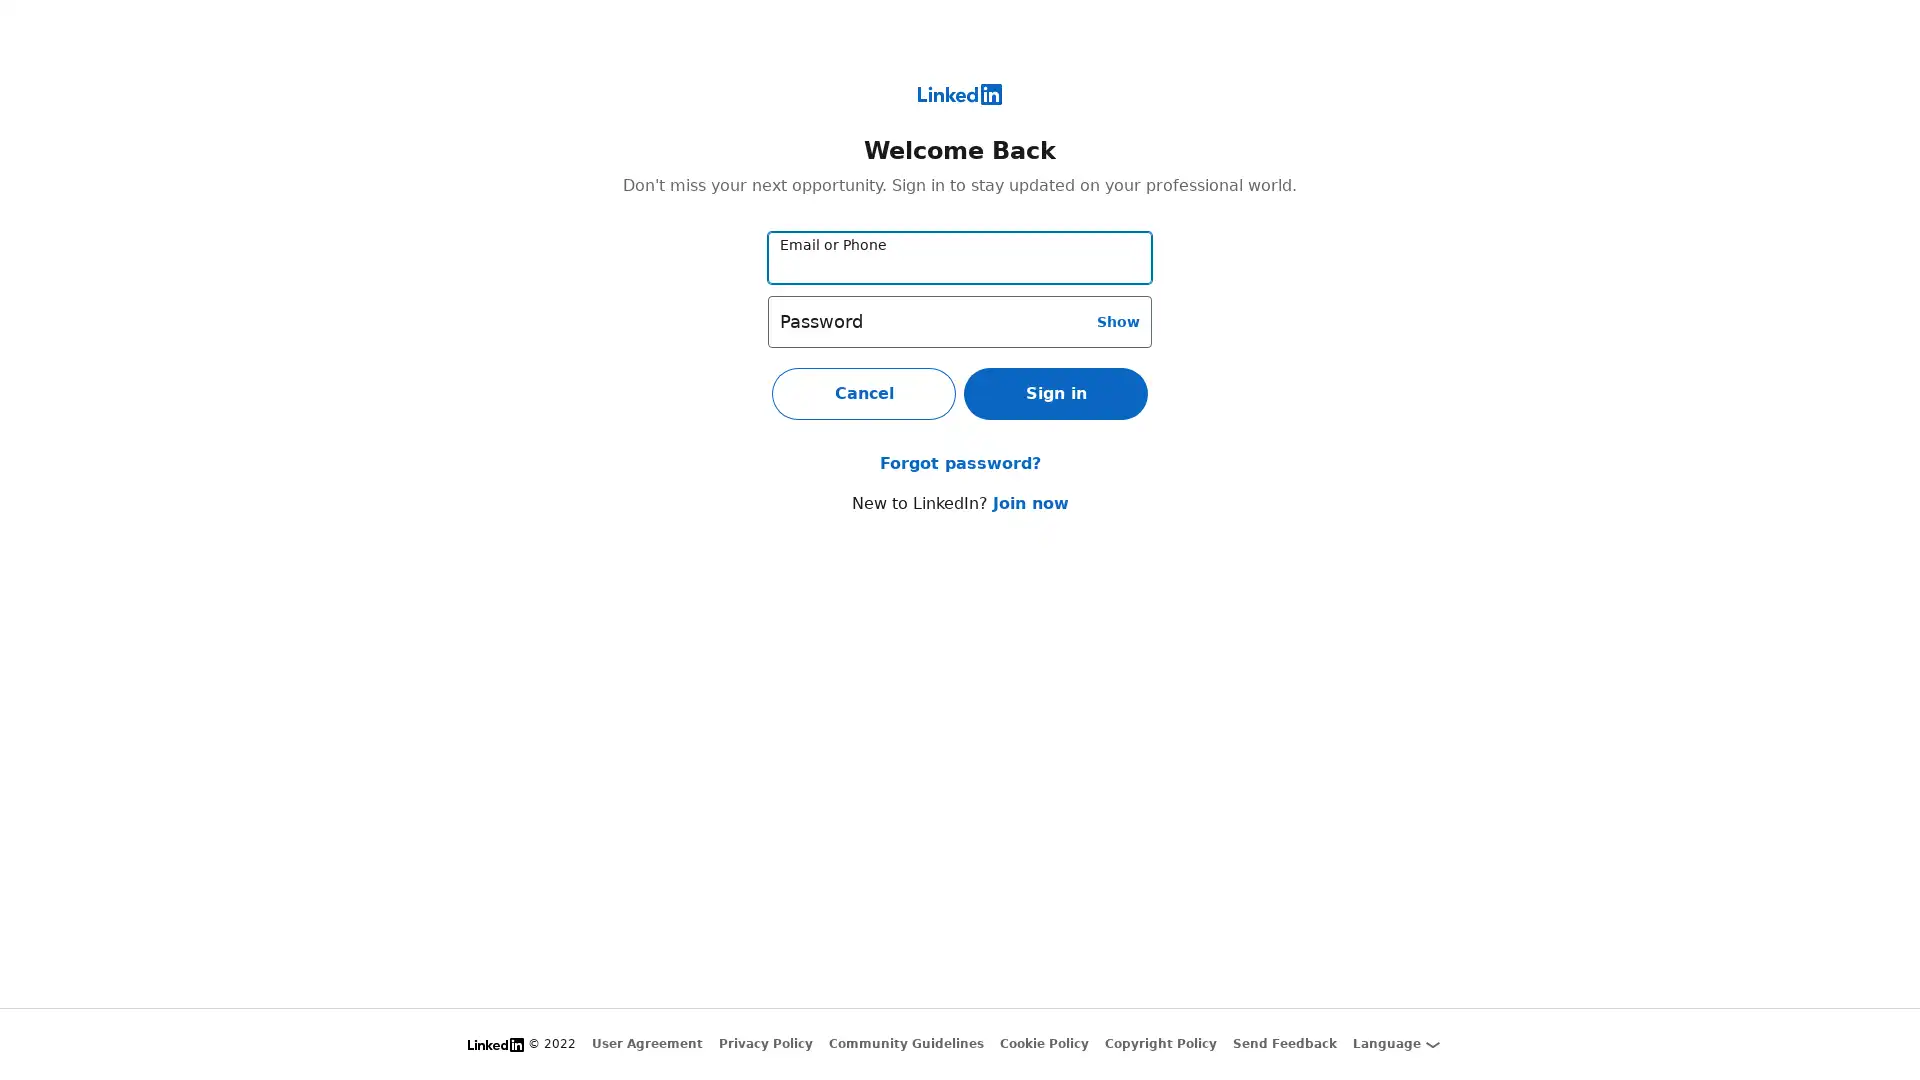 Image resolution: width=1920 pixels, height=1080 pixels. I want to click on Cancel, so click(864, 393).